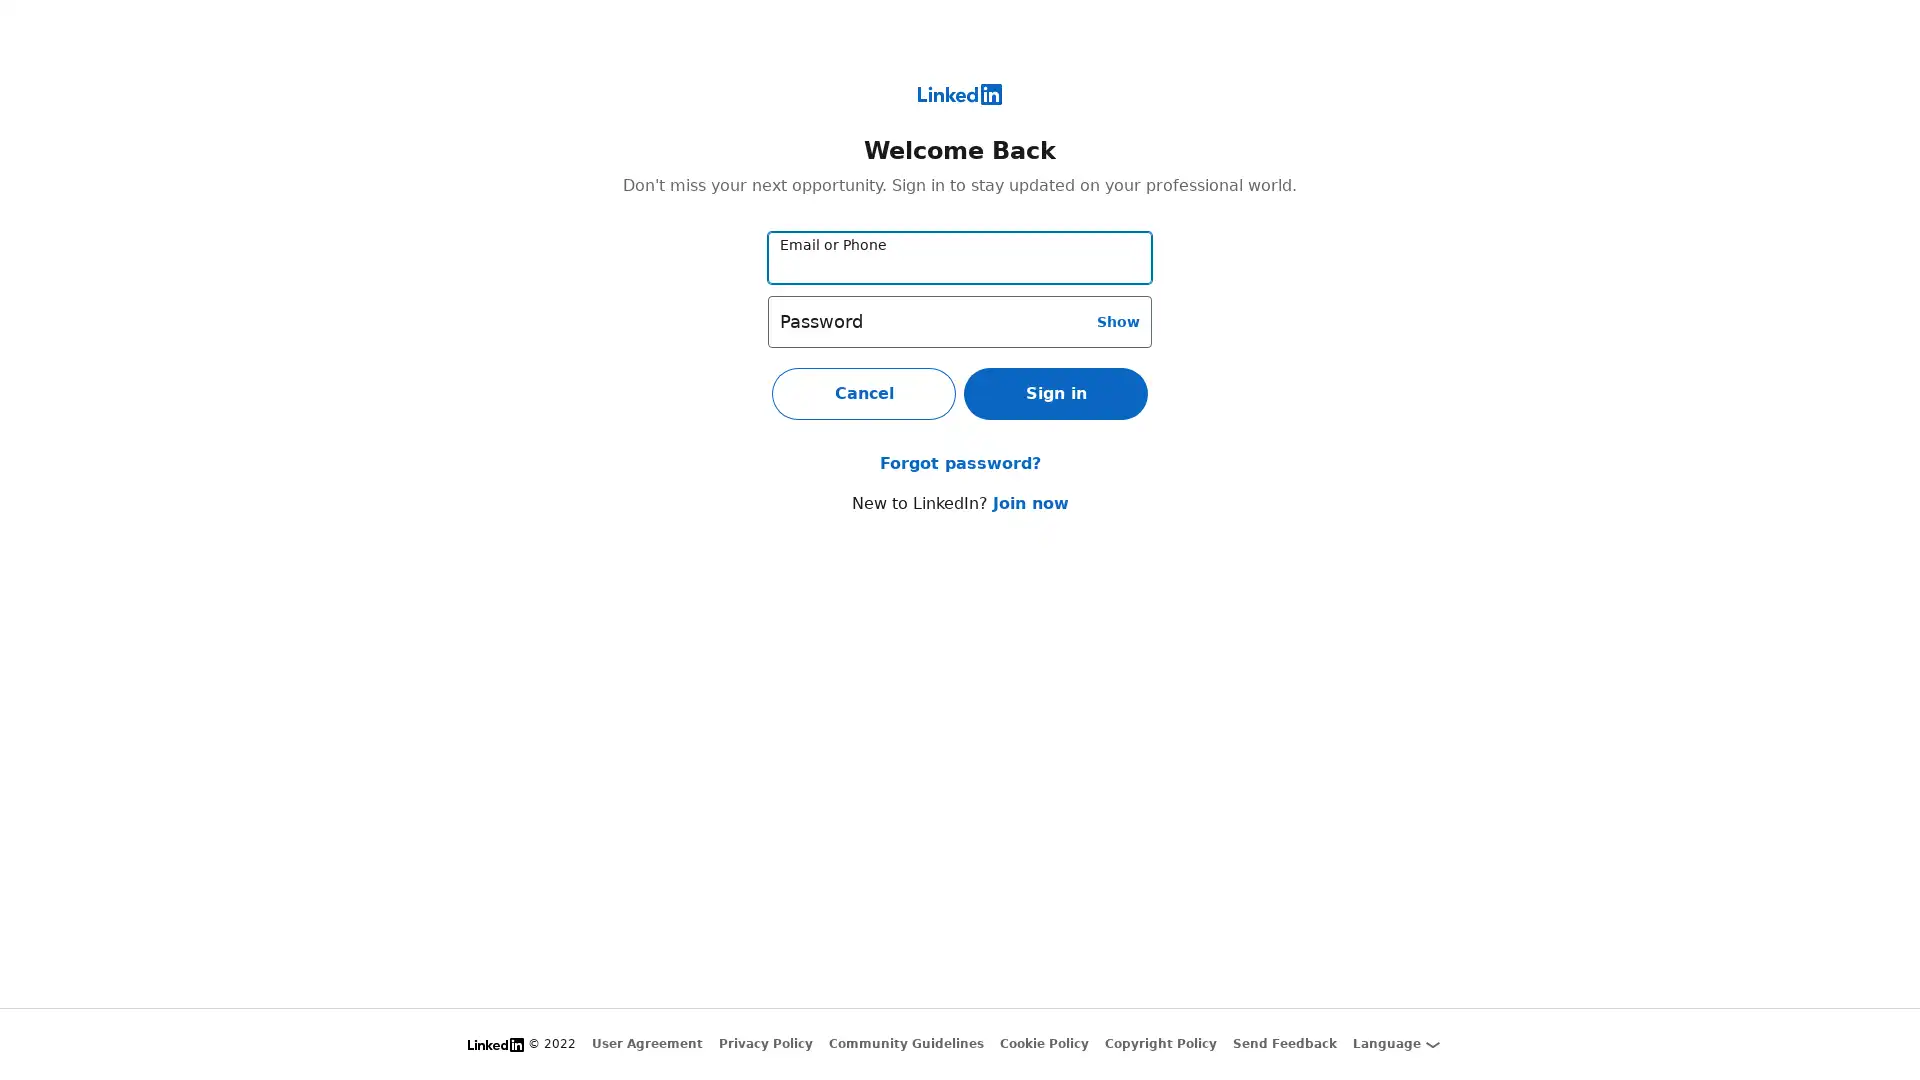 Image resolution: width=1920 pixels, height=1080 pixels. I want to click on Cancel, so click(864, 393).